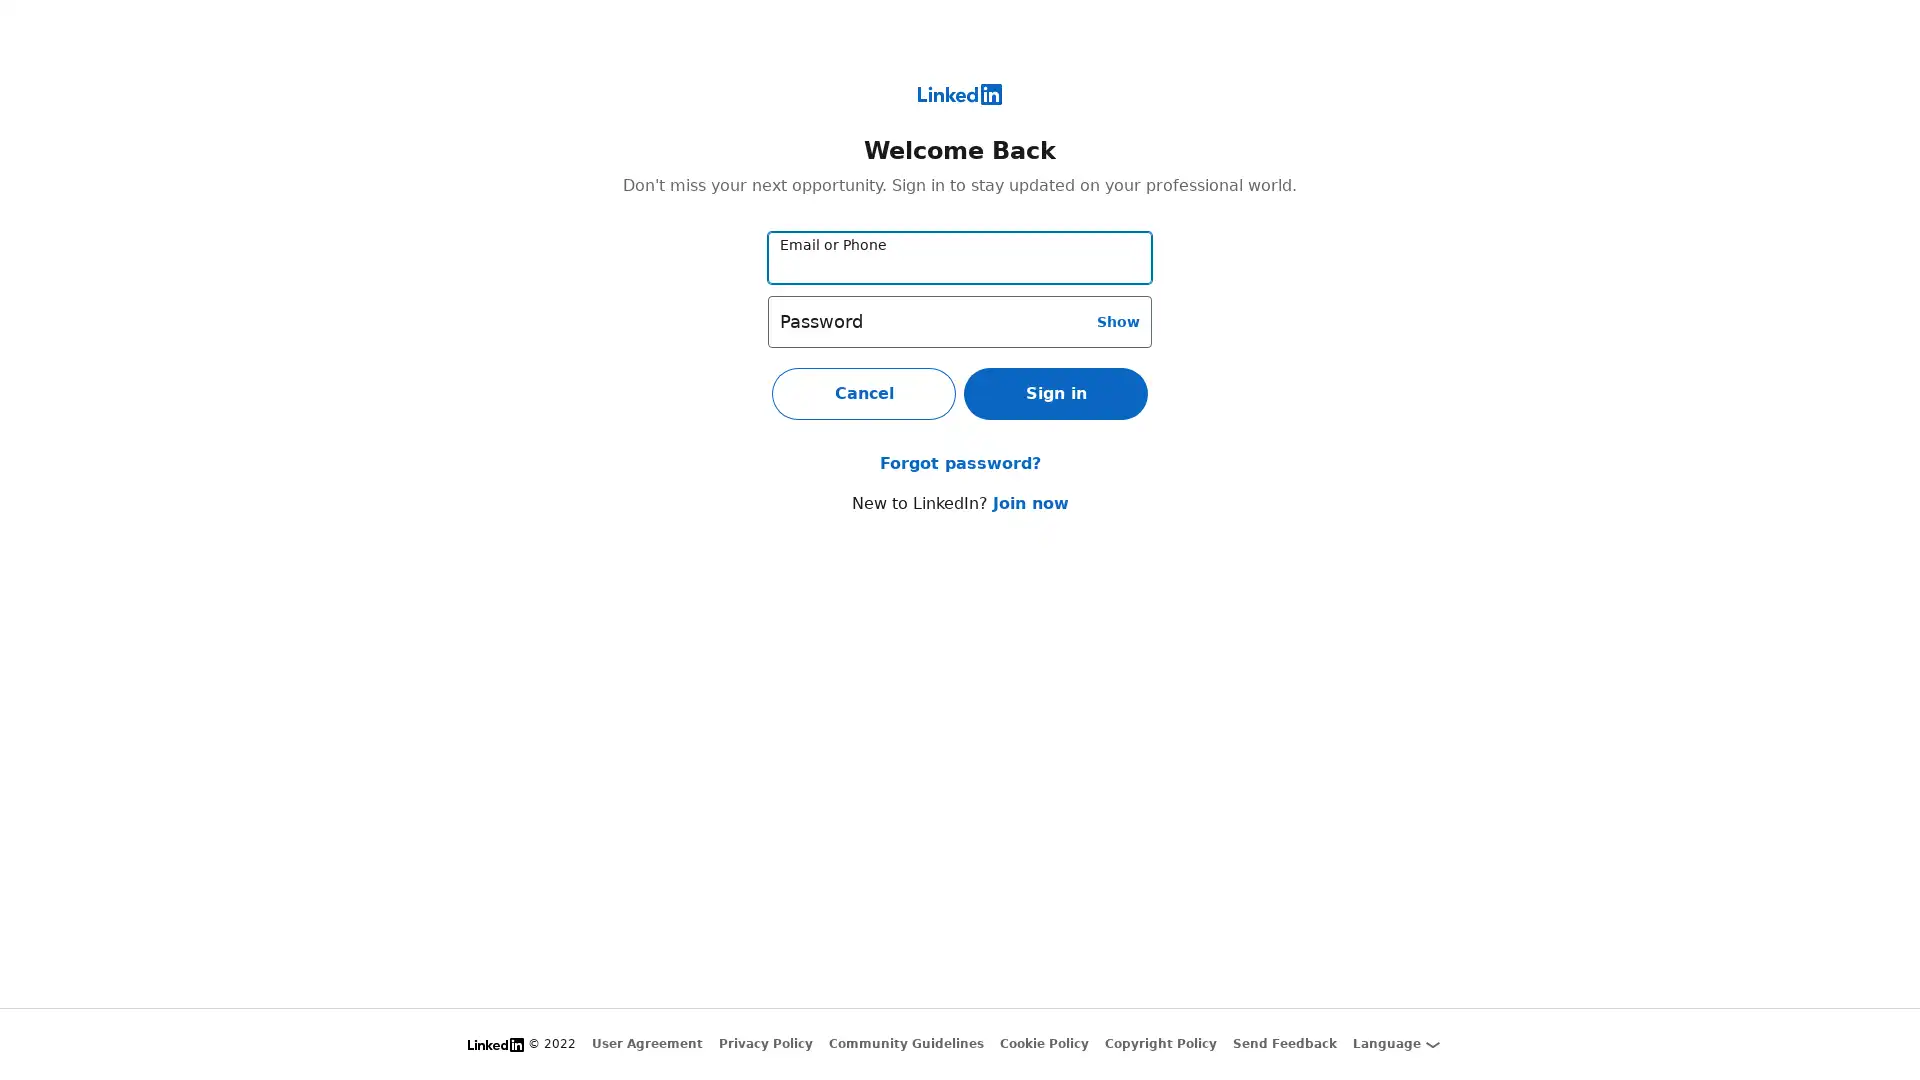 Image resolution: width=1920 pixels, height=1080 pixels. I want to click on Cancel, so click(864, 393).